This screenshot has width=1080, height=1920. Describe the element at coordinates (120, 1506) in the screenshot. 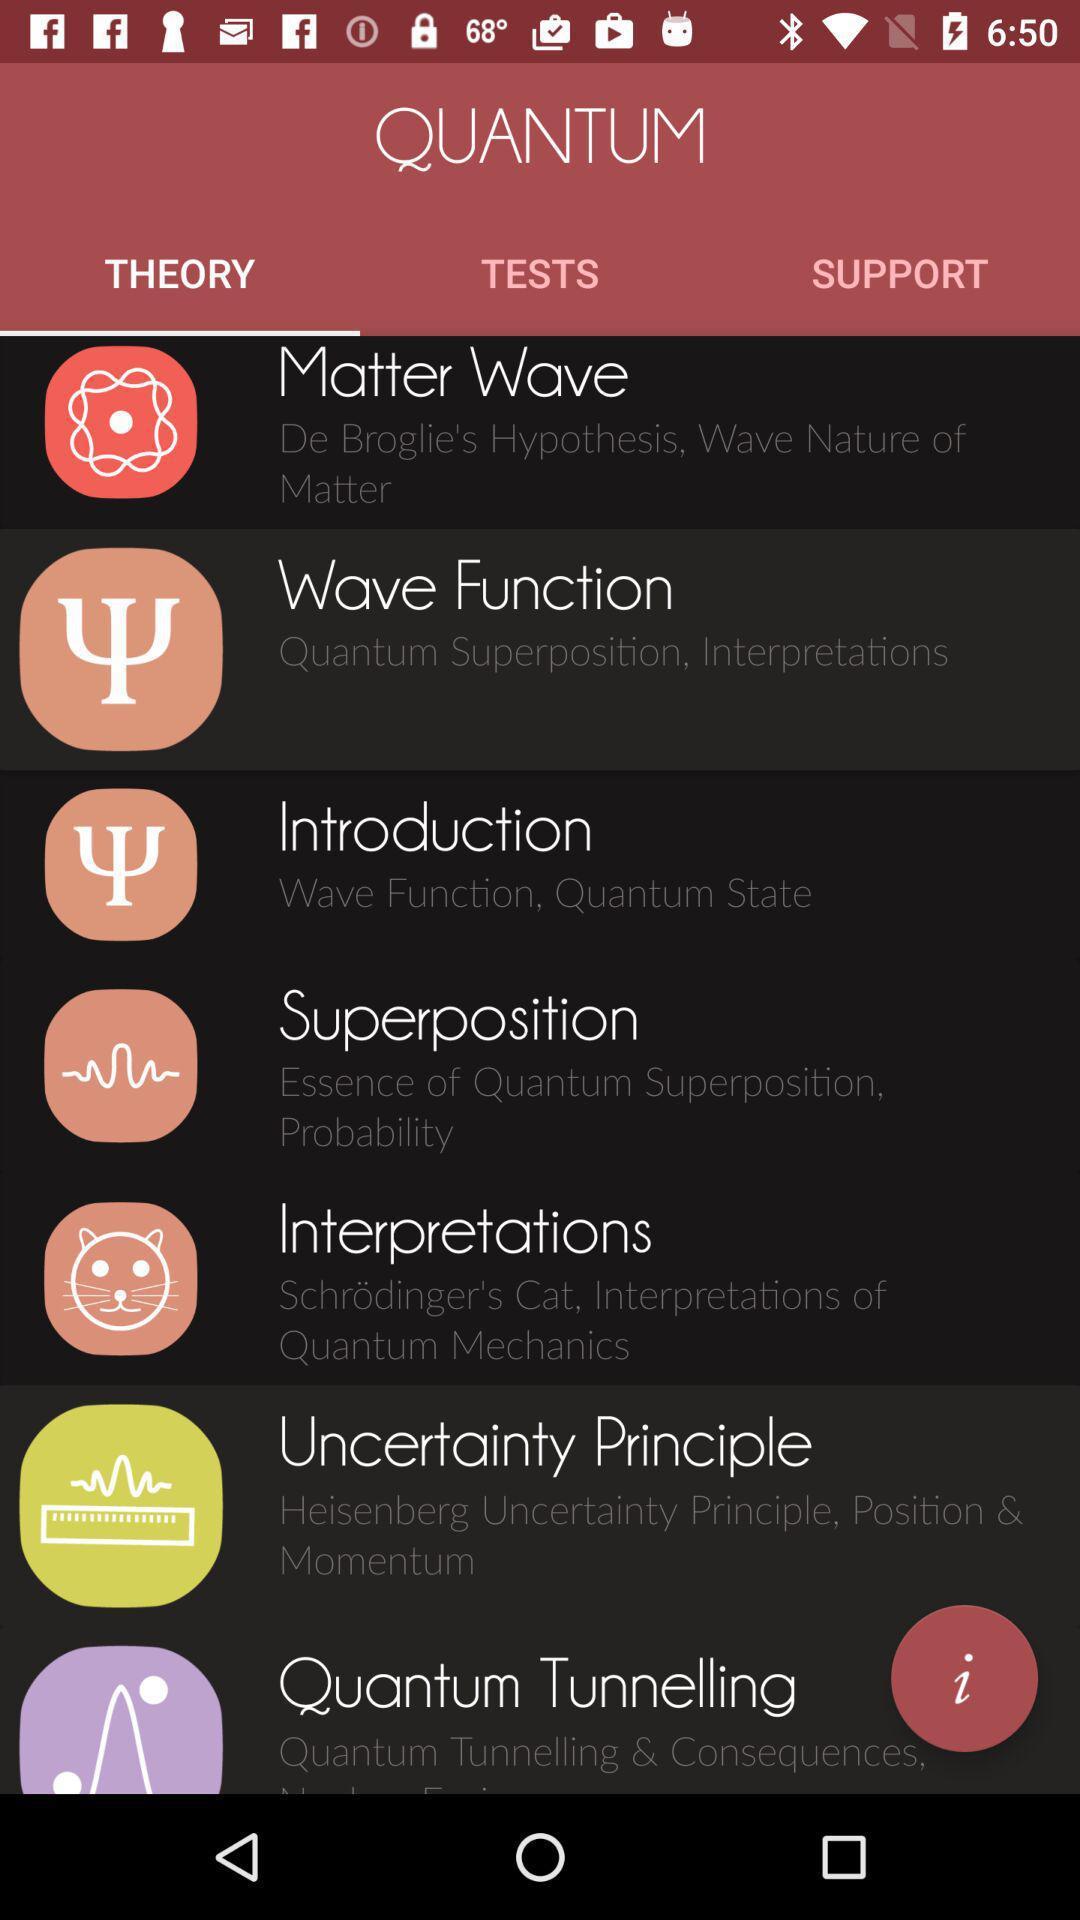

I see `uncertainty principle` at that location.